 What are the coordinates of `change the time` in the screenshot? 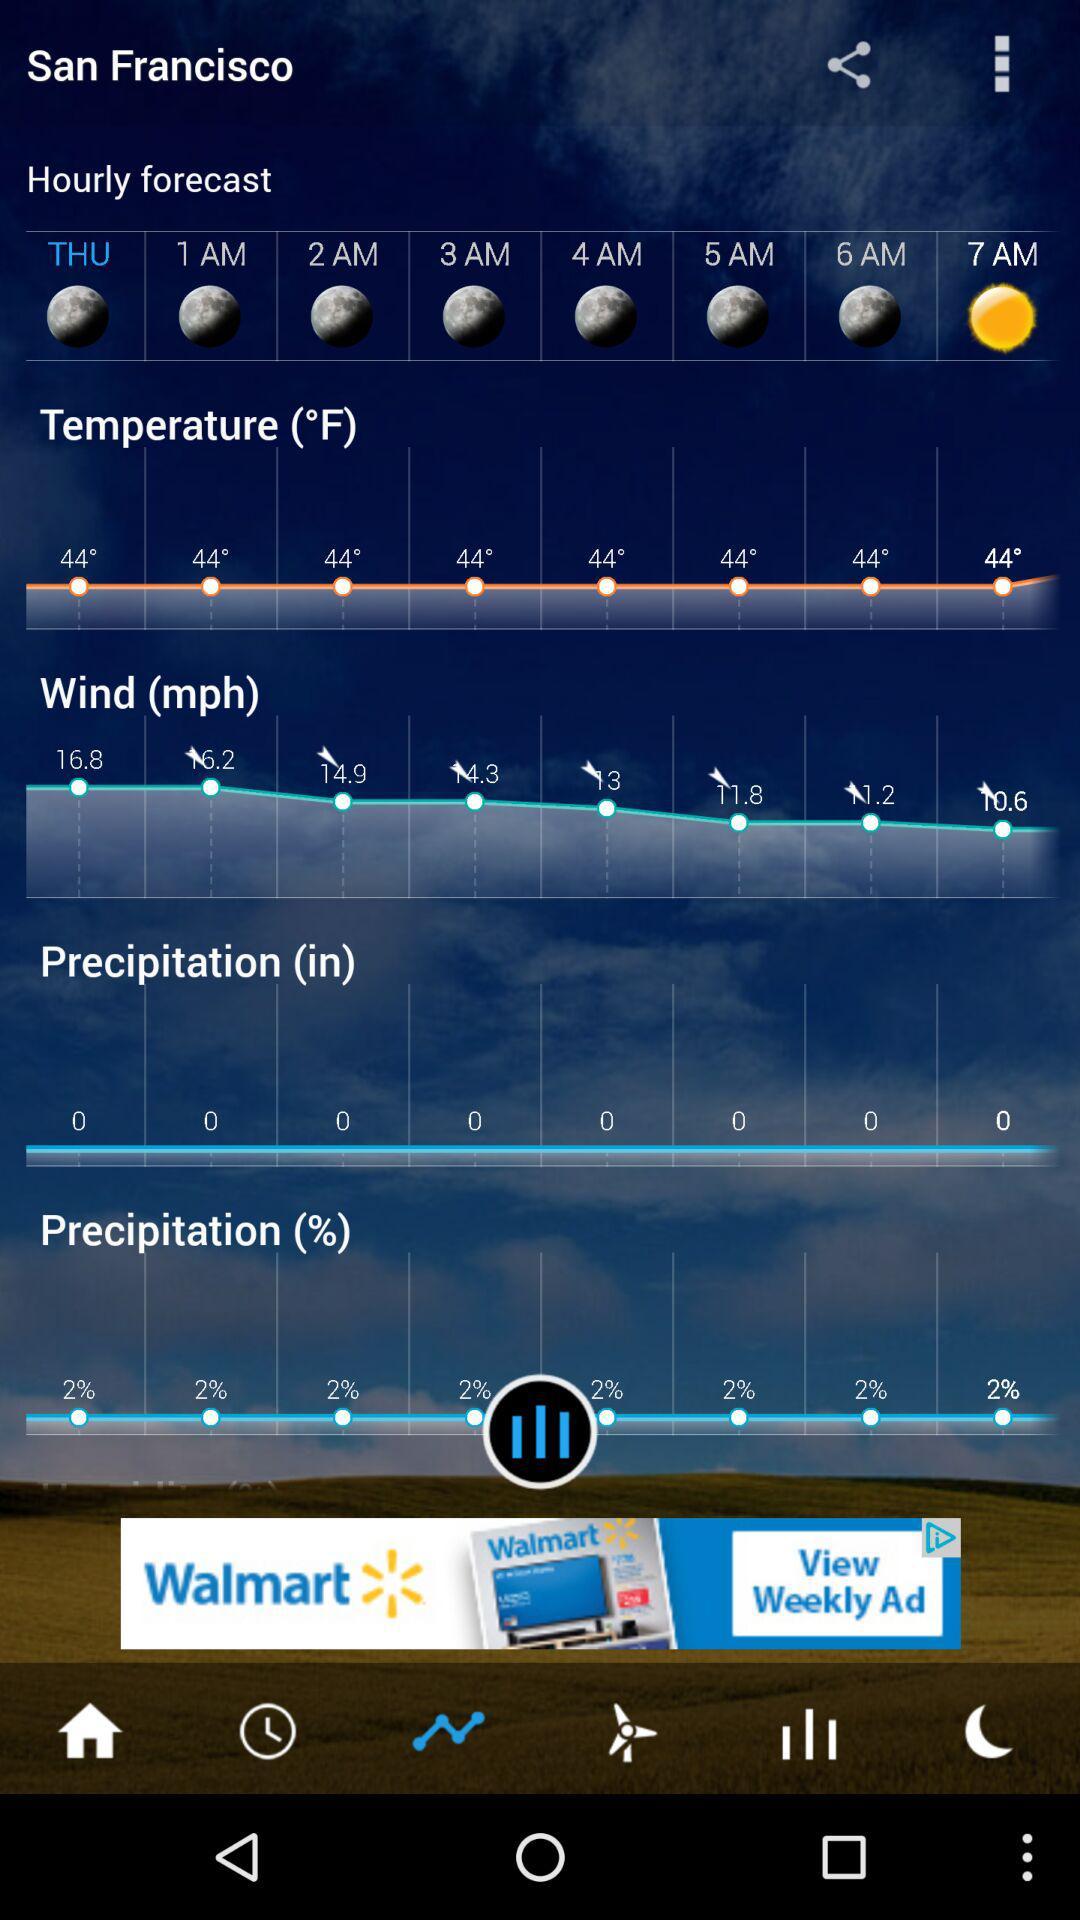 It's located at (270, 1728).